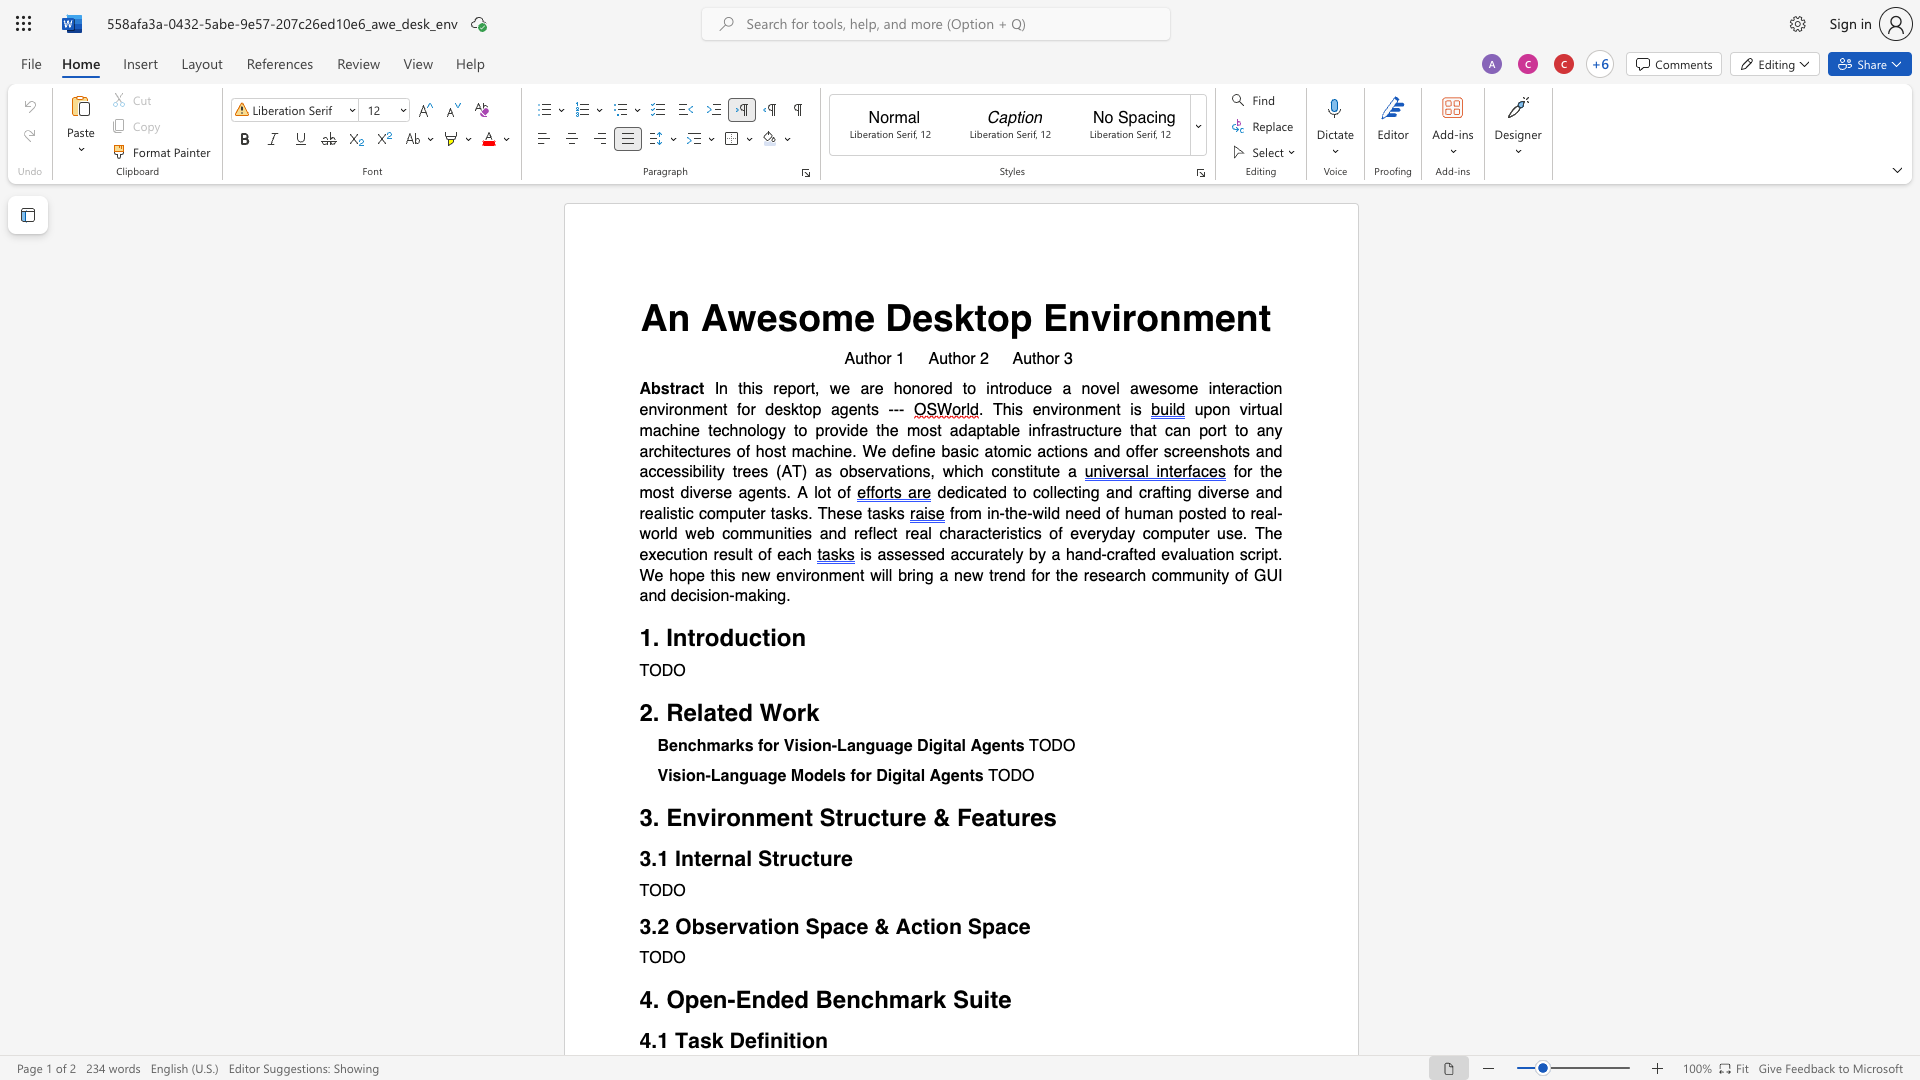 Image resolution: width=1920 pixels, height=1080 pixels. I want to click on the 7th character "i" in the text, so click(688, 555).